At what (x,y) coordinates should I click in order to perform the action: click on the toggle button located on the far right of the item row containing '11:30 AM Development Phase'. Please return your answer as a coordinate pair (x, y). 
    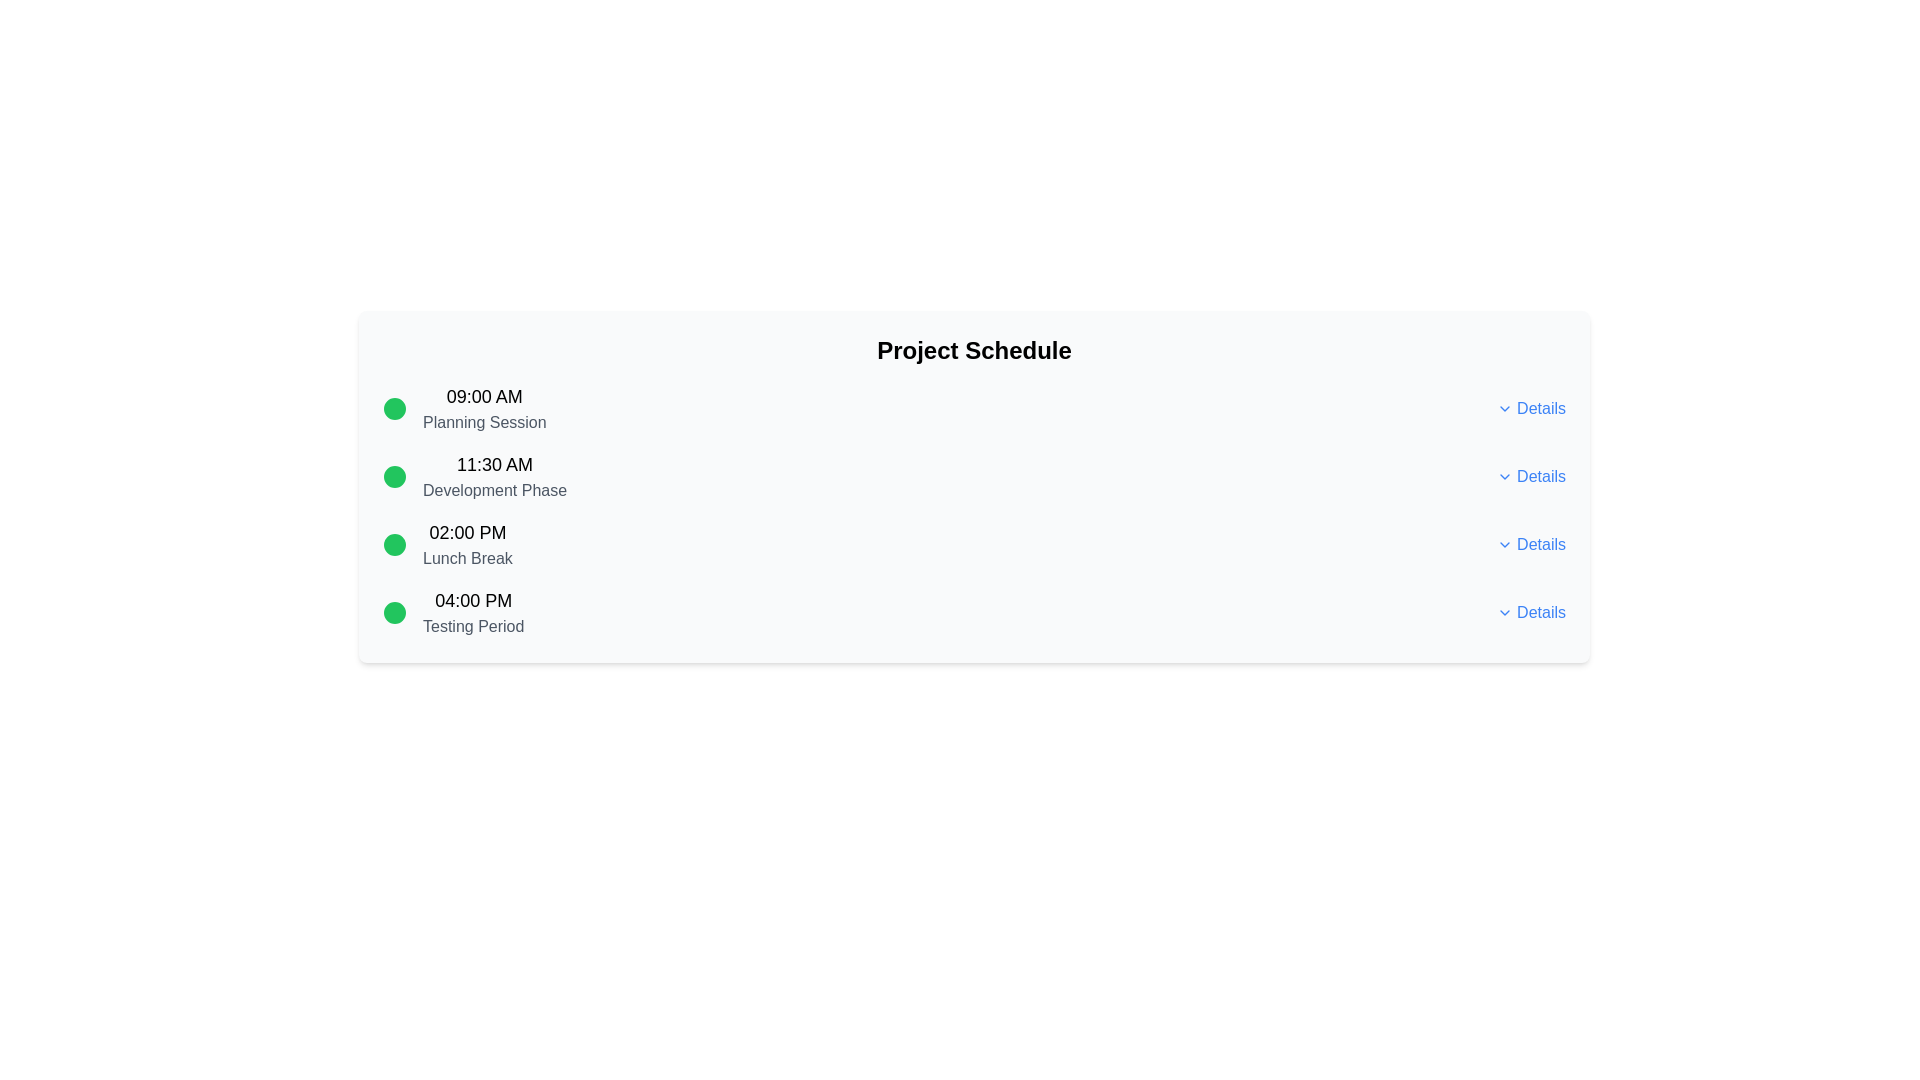
    Looking at the image, I should click on (1530, 477).